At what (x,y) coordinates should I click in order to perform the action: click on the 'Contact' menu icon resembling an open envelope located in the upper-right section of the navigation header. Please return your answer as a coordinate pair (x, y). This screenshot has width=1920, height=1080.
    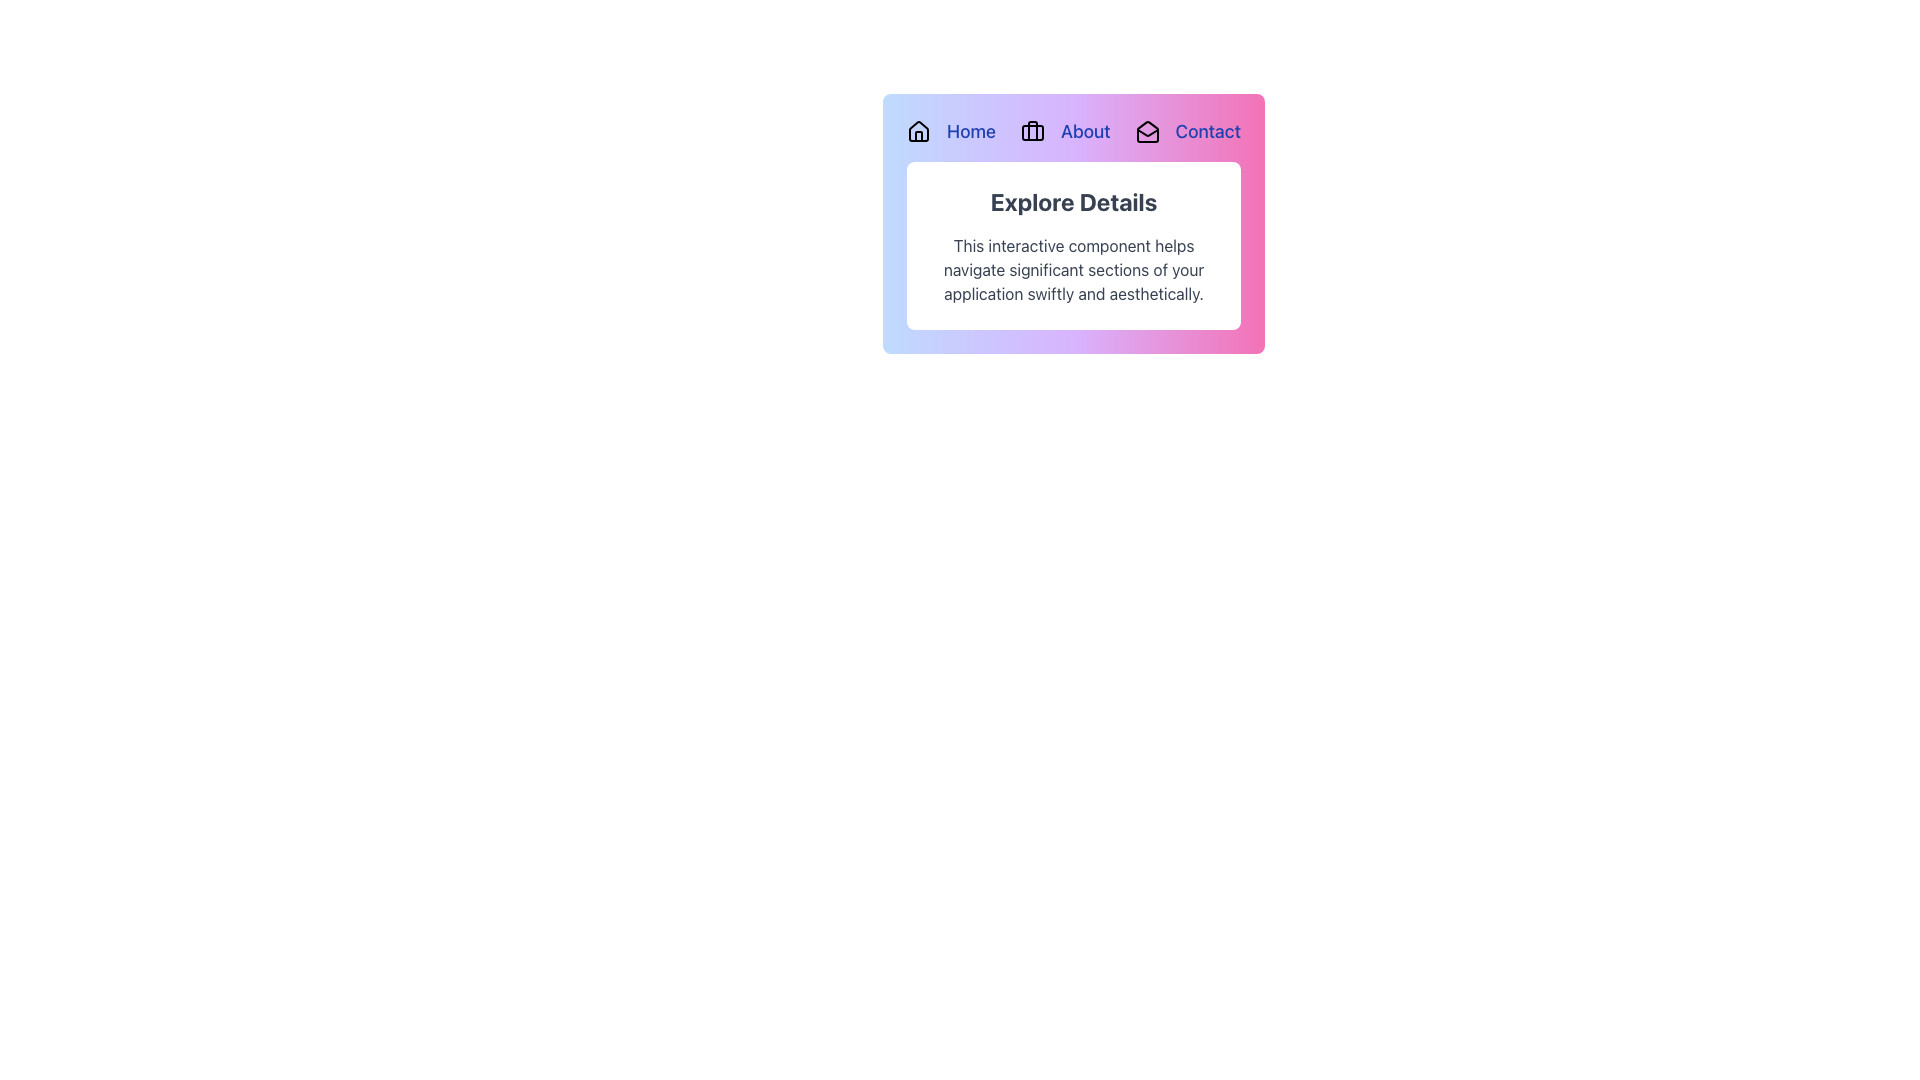
    Looking at the image, I should click on (1147, 132).